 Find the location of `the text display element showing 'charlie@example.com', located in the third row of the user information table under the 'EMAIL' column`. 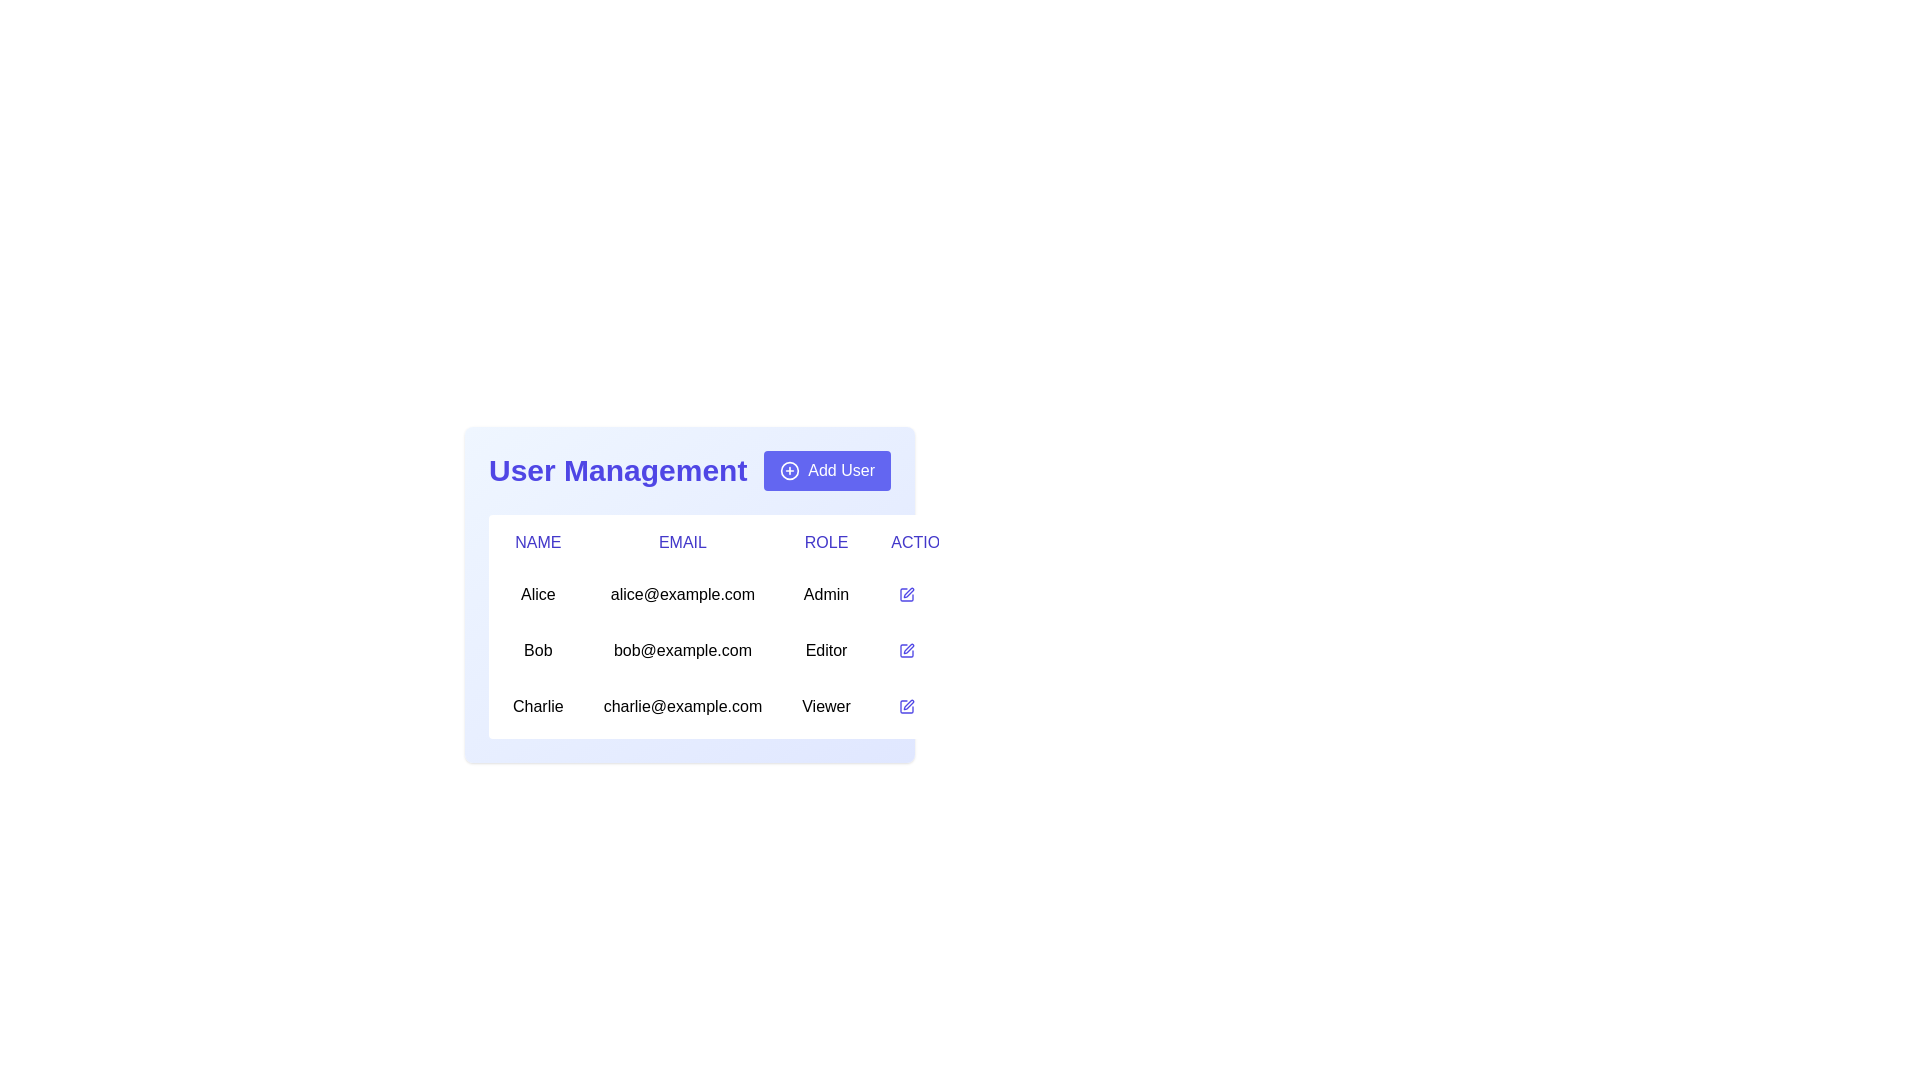

the text display element showing 'charlie@example.com', located in the third row of the user information table under the 'EMAIL' column is located at coordinates (682, 705).